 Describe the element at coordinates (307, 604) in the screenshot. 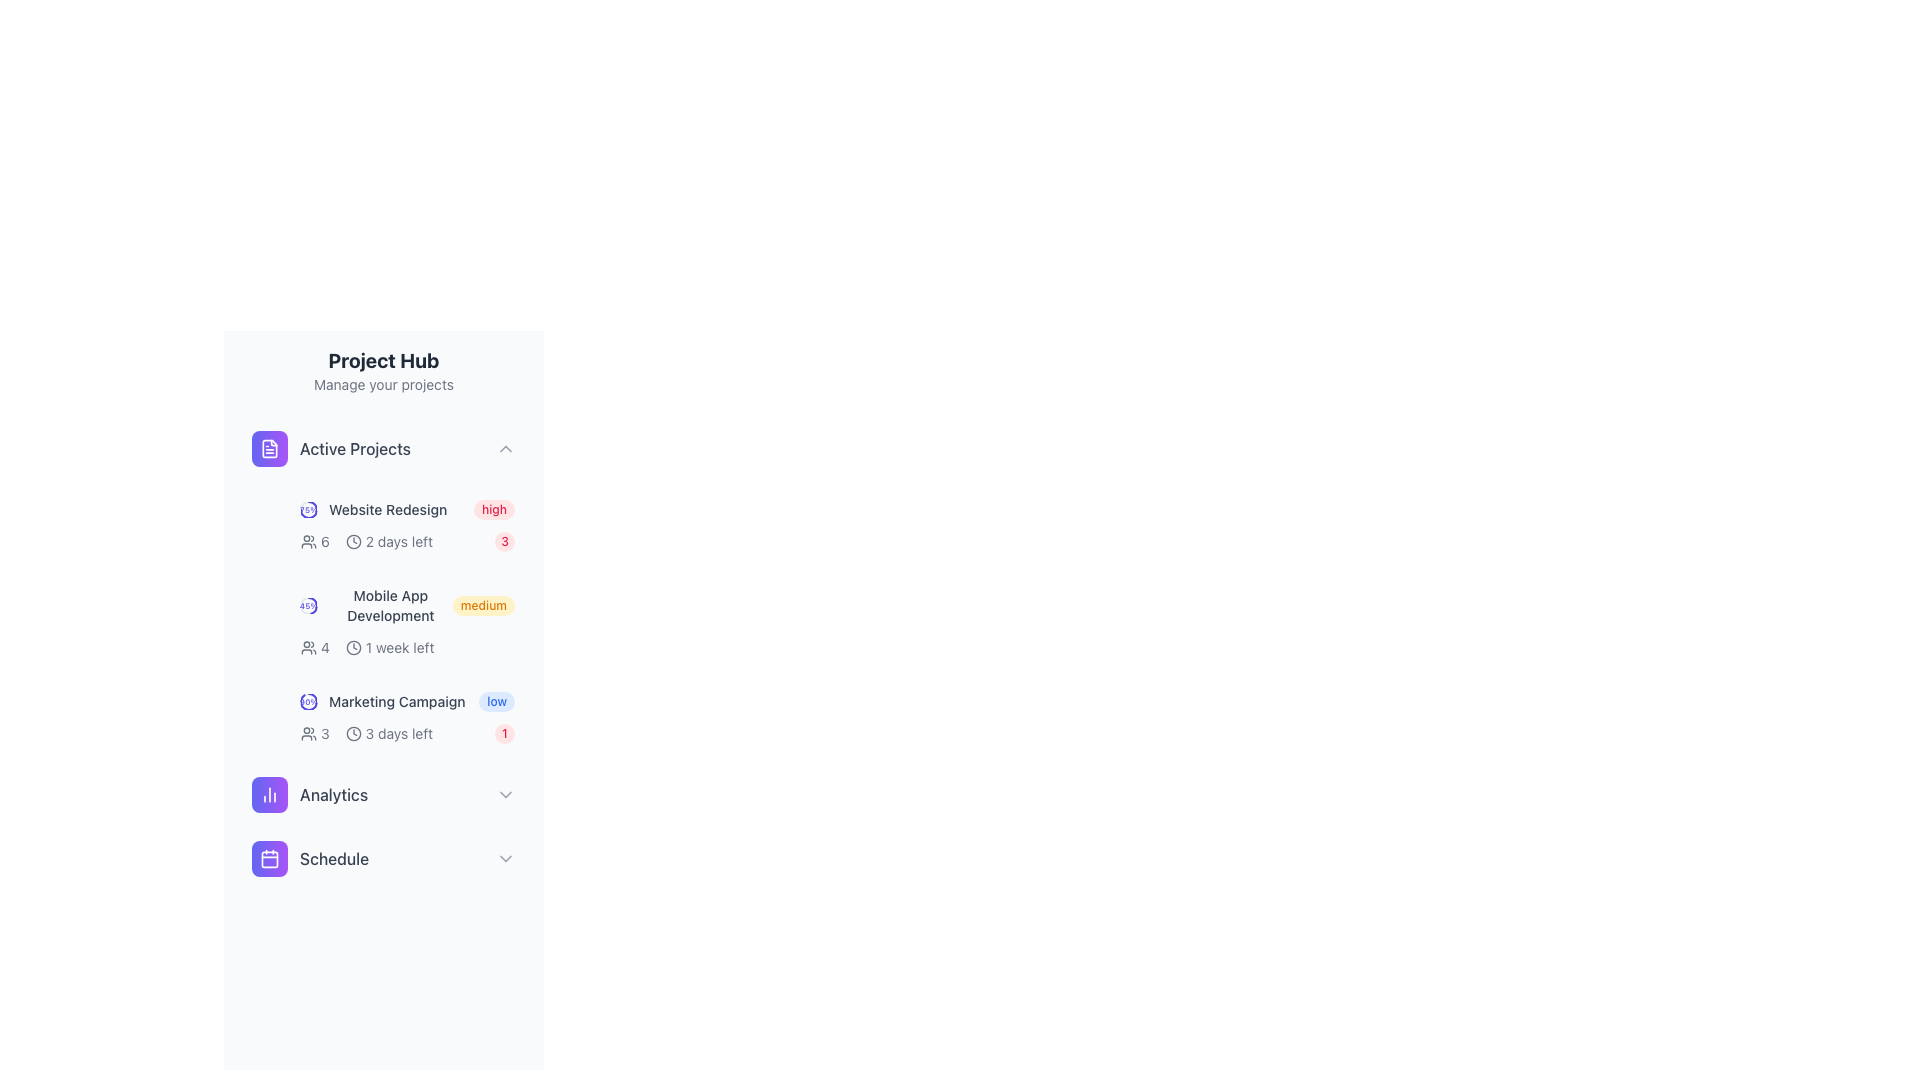

I see `the small square-shaped indicator displaying '45%' located adjacent to the left of 'Mobile App Development' in the 'Active Projects' section of the 'Project Hub'` at that location.